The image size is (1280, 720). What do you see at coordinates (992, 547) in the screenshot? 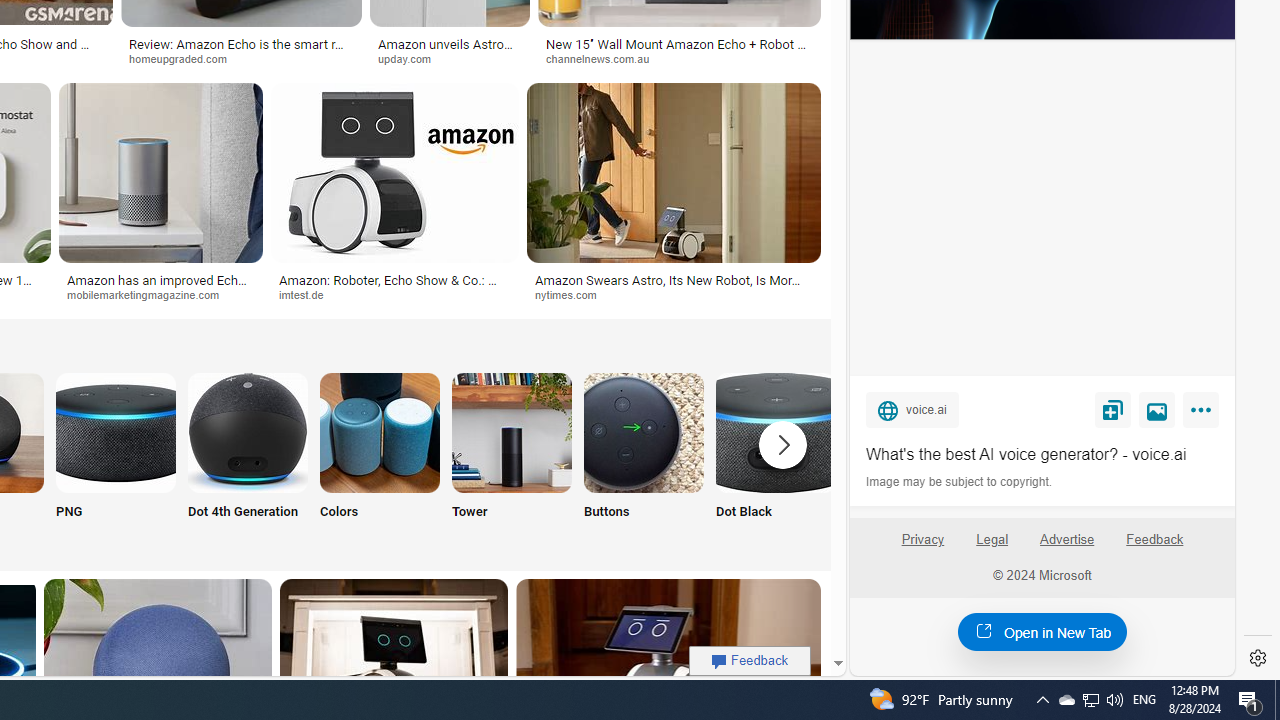
I see `'Legal'` at bounding box center [992, 547].